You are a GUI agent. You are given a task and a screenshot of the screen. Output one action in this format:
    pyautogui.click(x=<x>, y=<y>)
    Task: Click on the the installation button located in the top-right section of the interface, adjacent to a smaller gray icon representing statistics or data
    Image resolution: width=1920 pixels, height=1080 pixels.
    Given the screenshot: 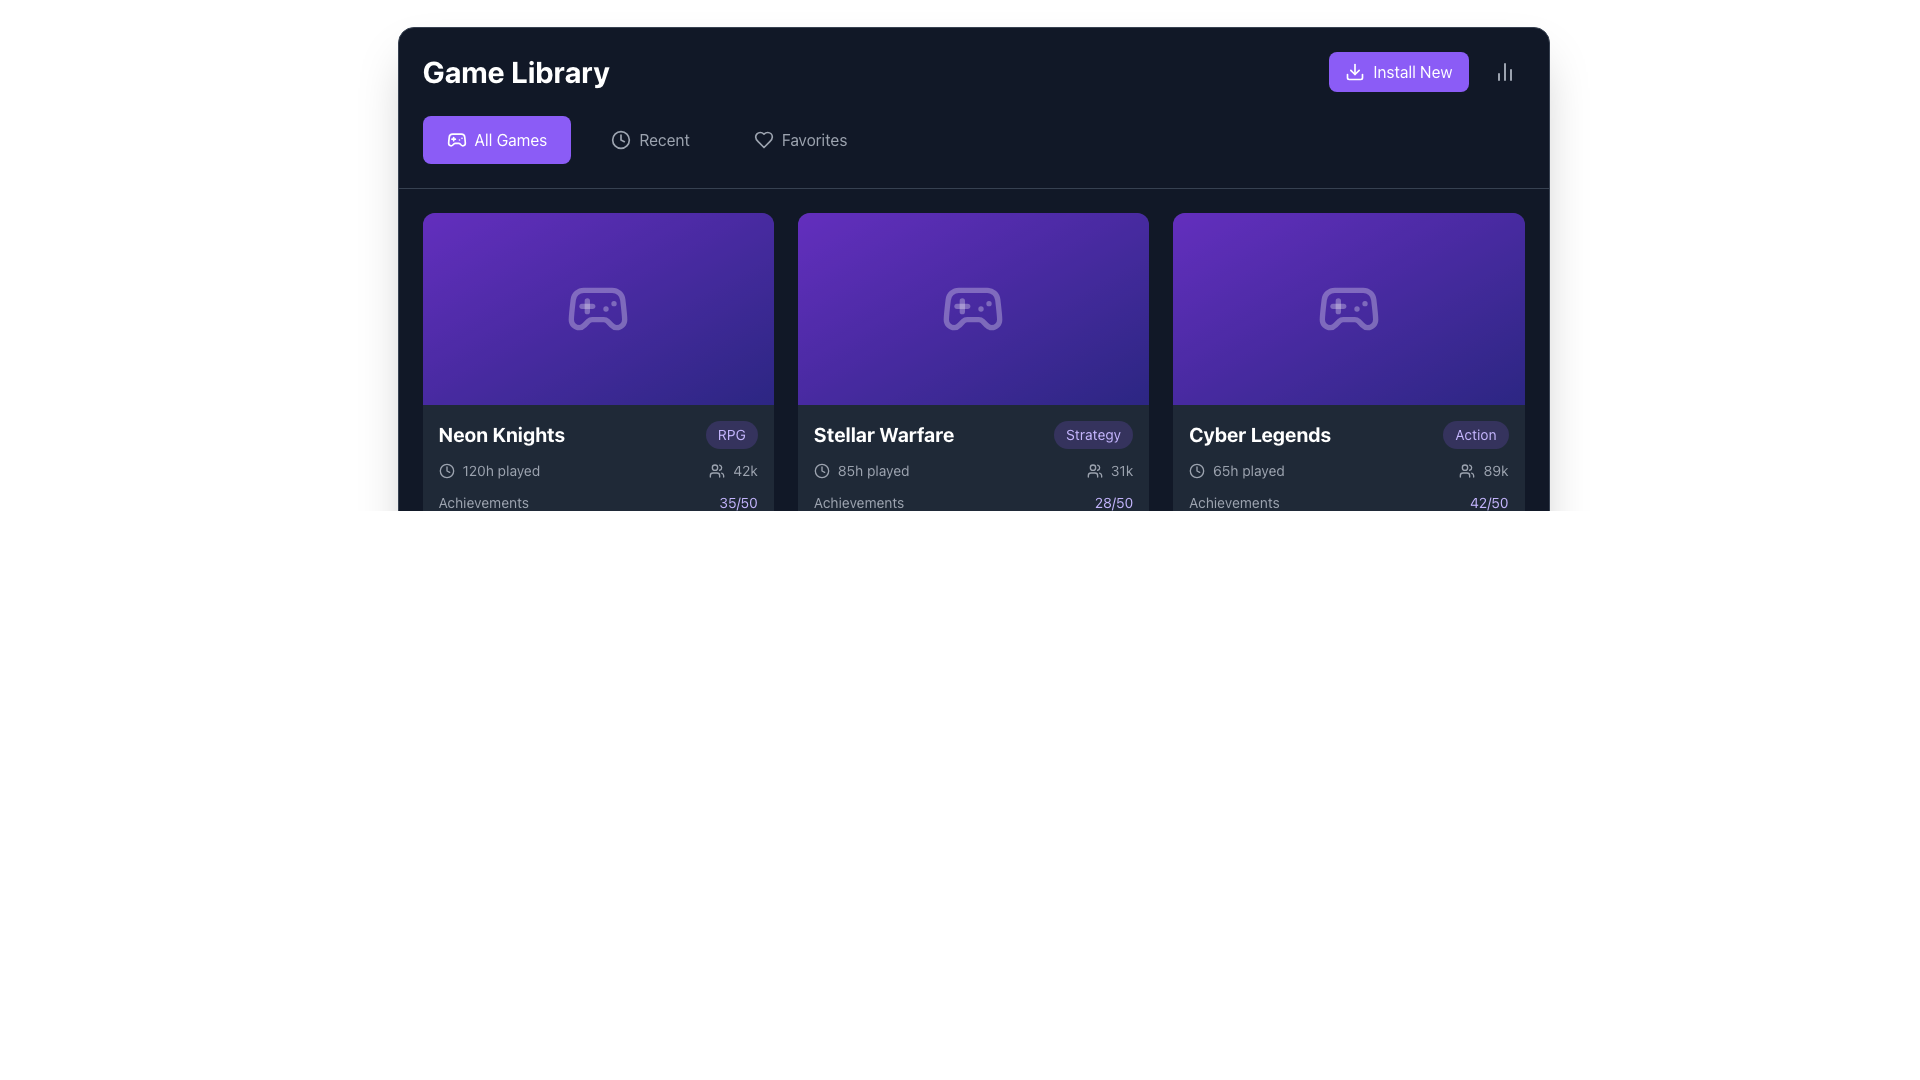 What is the action you would take?
    pyautogui.click(x=1425, y=71)
    